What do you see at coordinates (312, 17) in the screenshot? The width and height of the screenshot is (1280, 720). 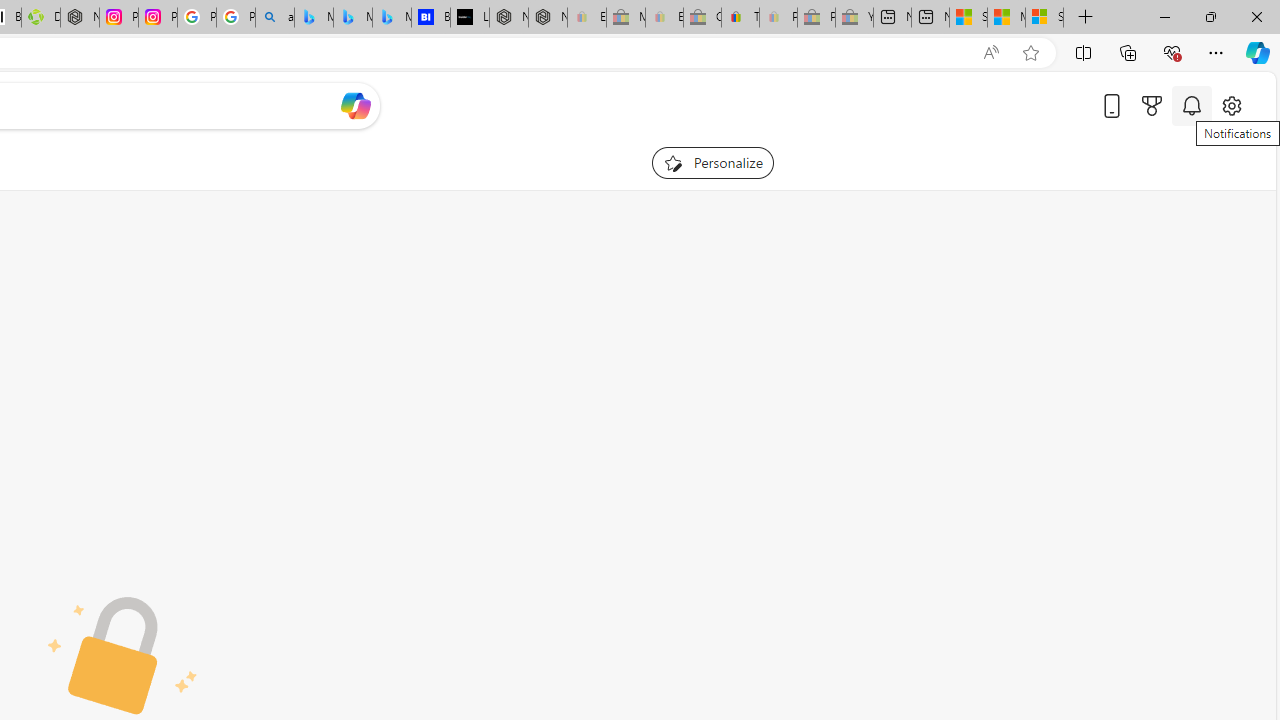 I see `'Microsoft Bing Travel - Flights from Hong Kong to Bangkok'` at bounding box center [312, 17].